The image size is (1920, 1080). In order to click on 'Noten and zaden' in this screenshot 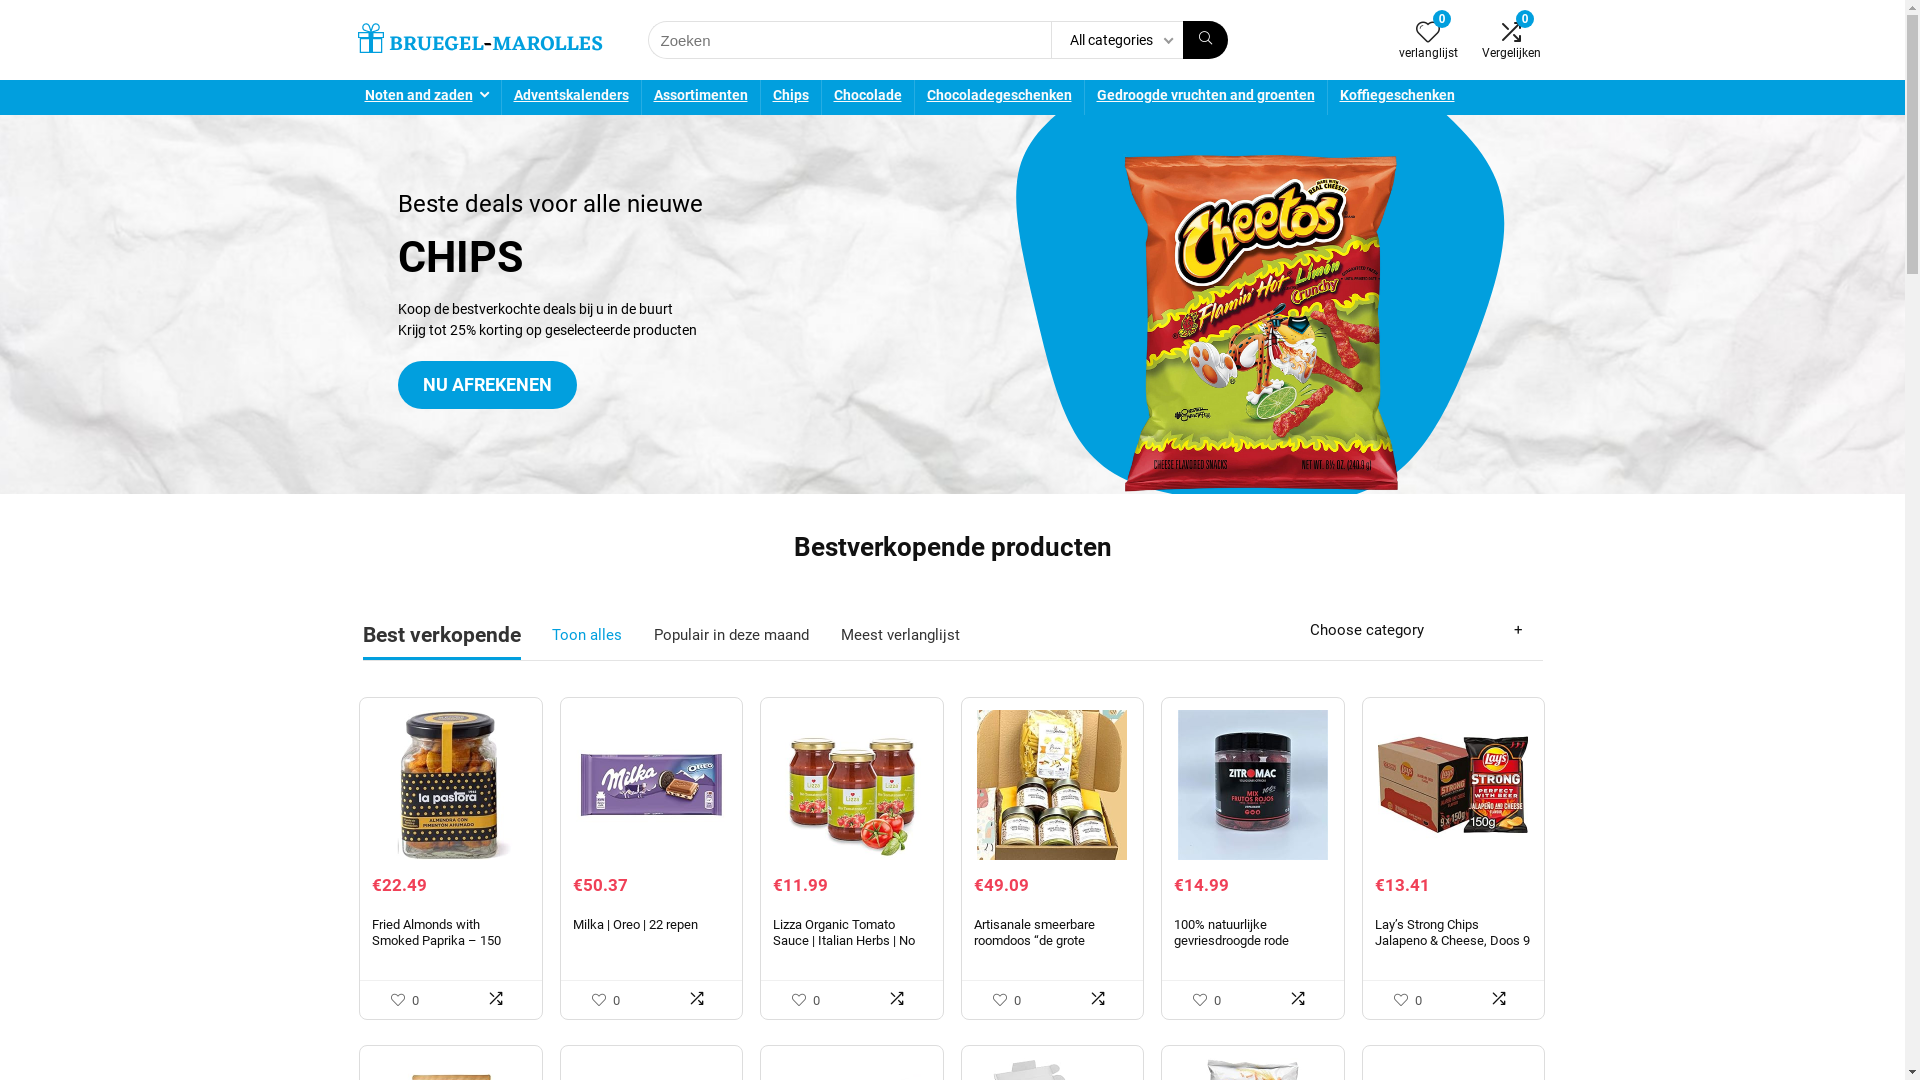, I will do `click(351, 97)`.